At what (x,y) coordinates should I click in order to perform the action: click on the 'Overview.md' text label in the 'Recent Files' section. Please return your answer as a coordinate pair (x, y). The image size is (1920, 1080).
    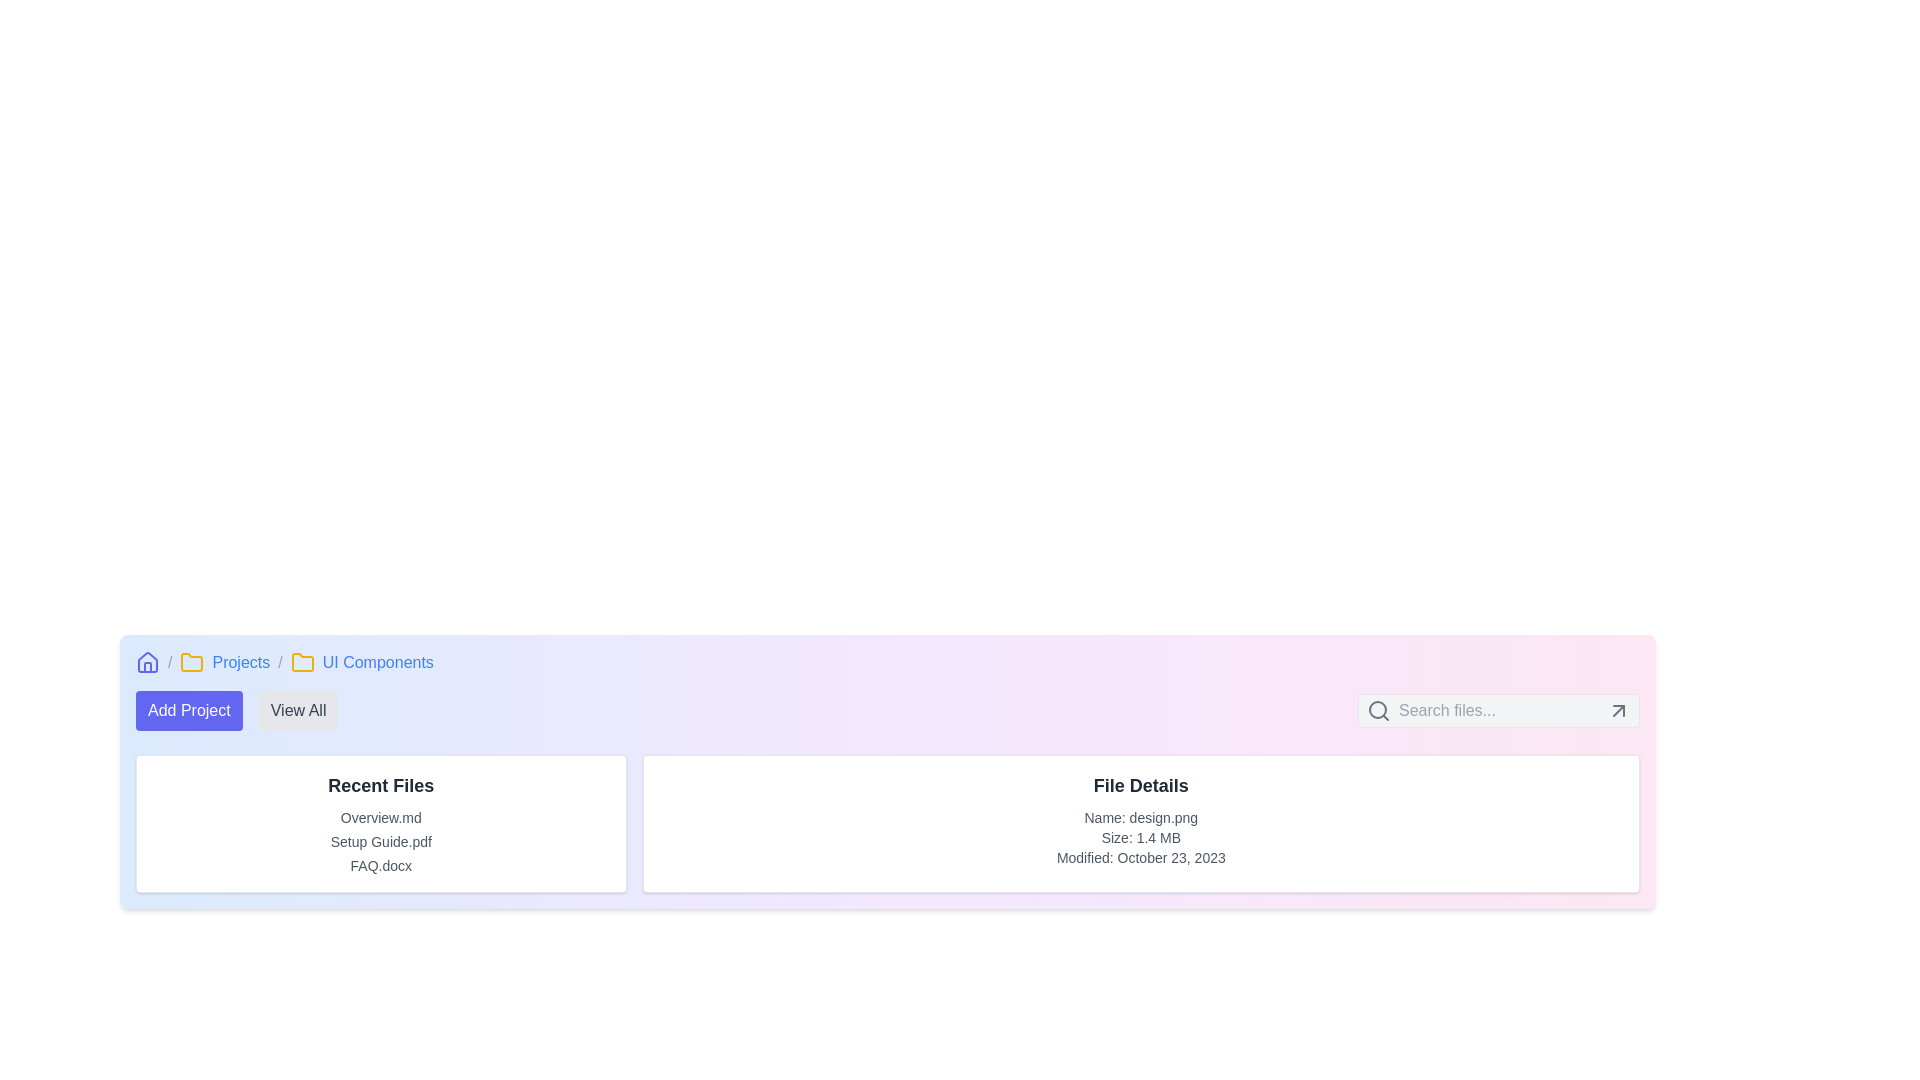
    Looking at the image, I should click on (381, 817).